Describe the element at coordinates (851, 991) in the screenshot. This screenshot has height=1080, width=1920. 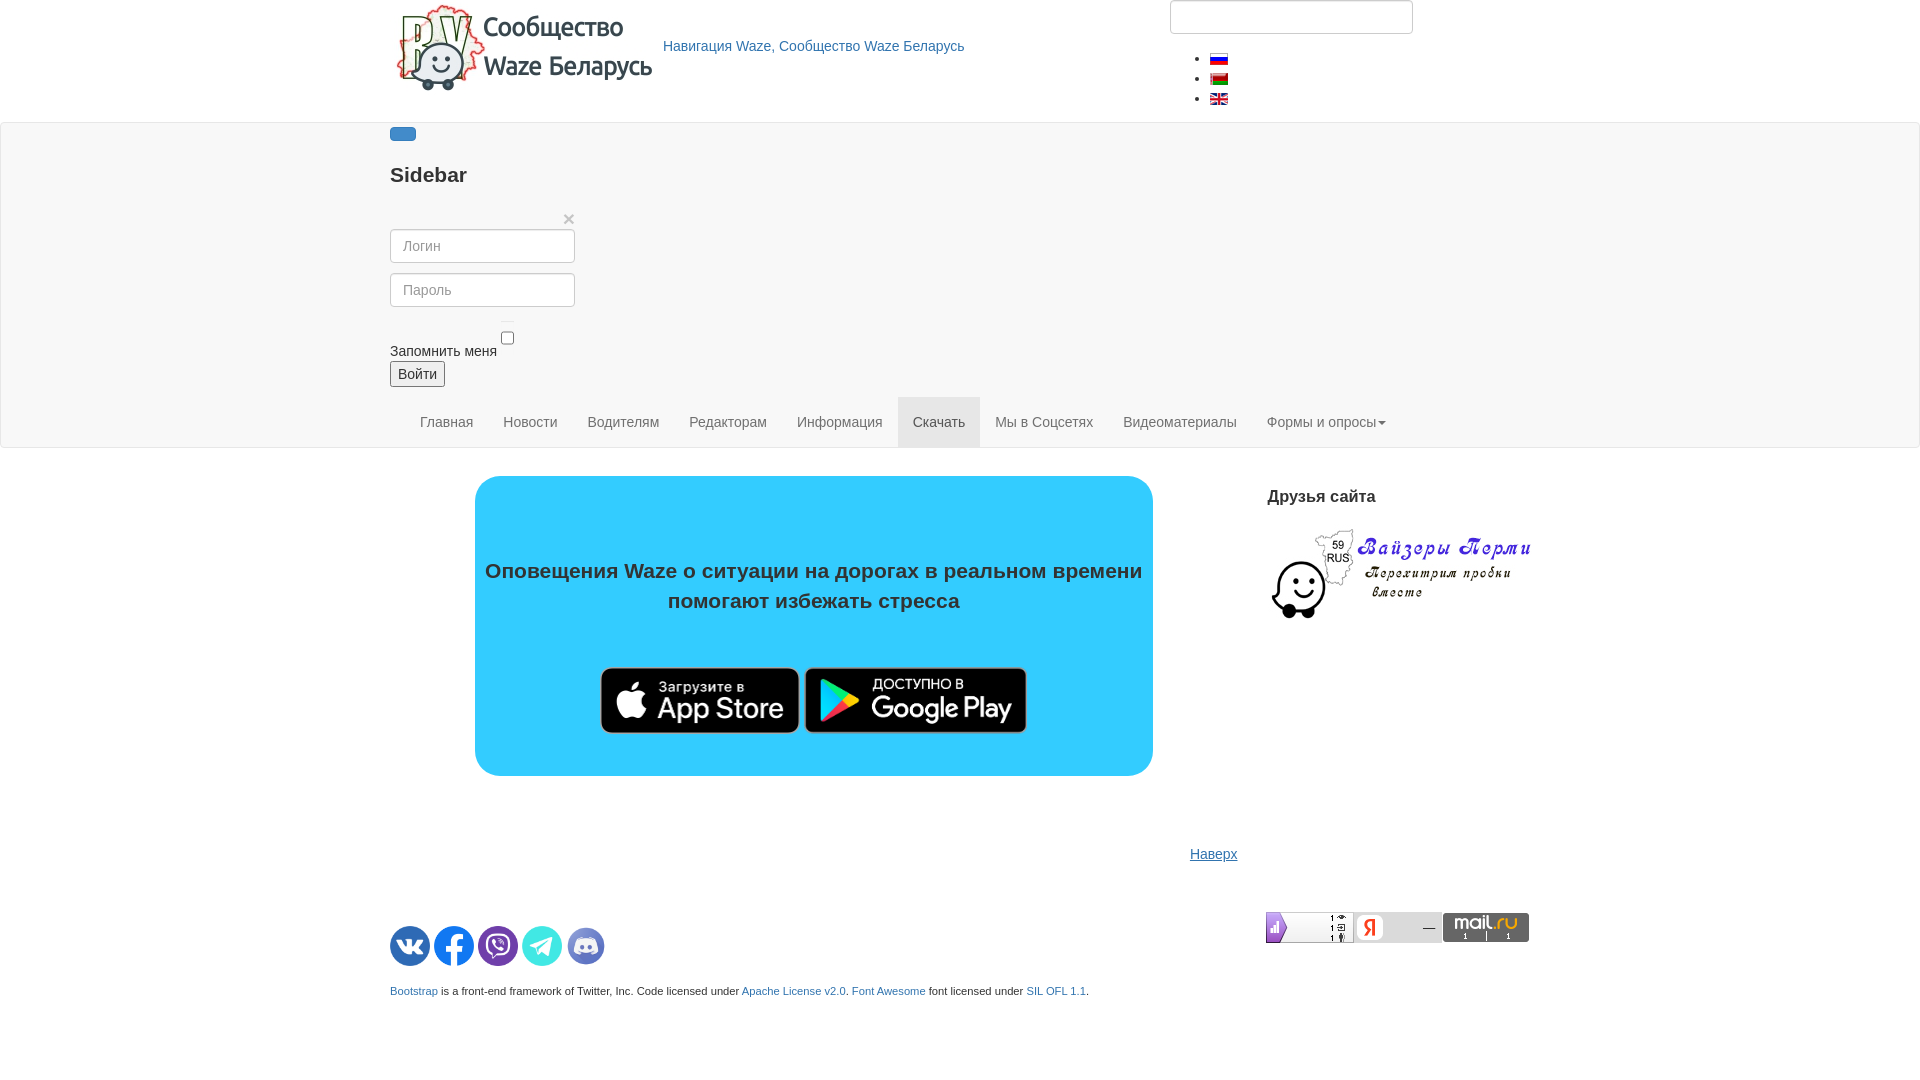
I see `'Font Awesome'` at that location.